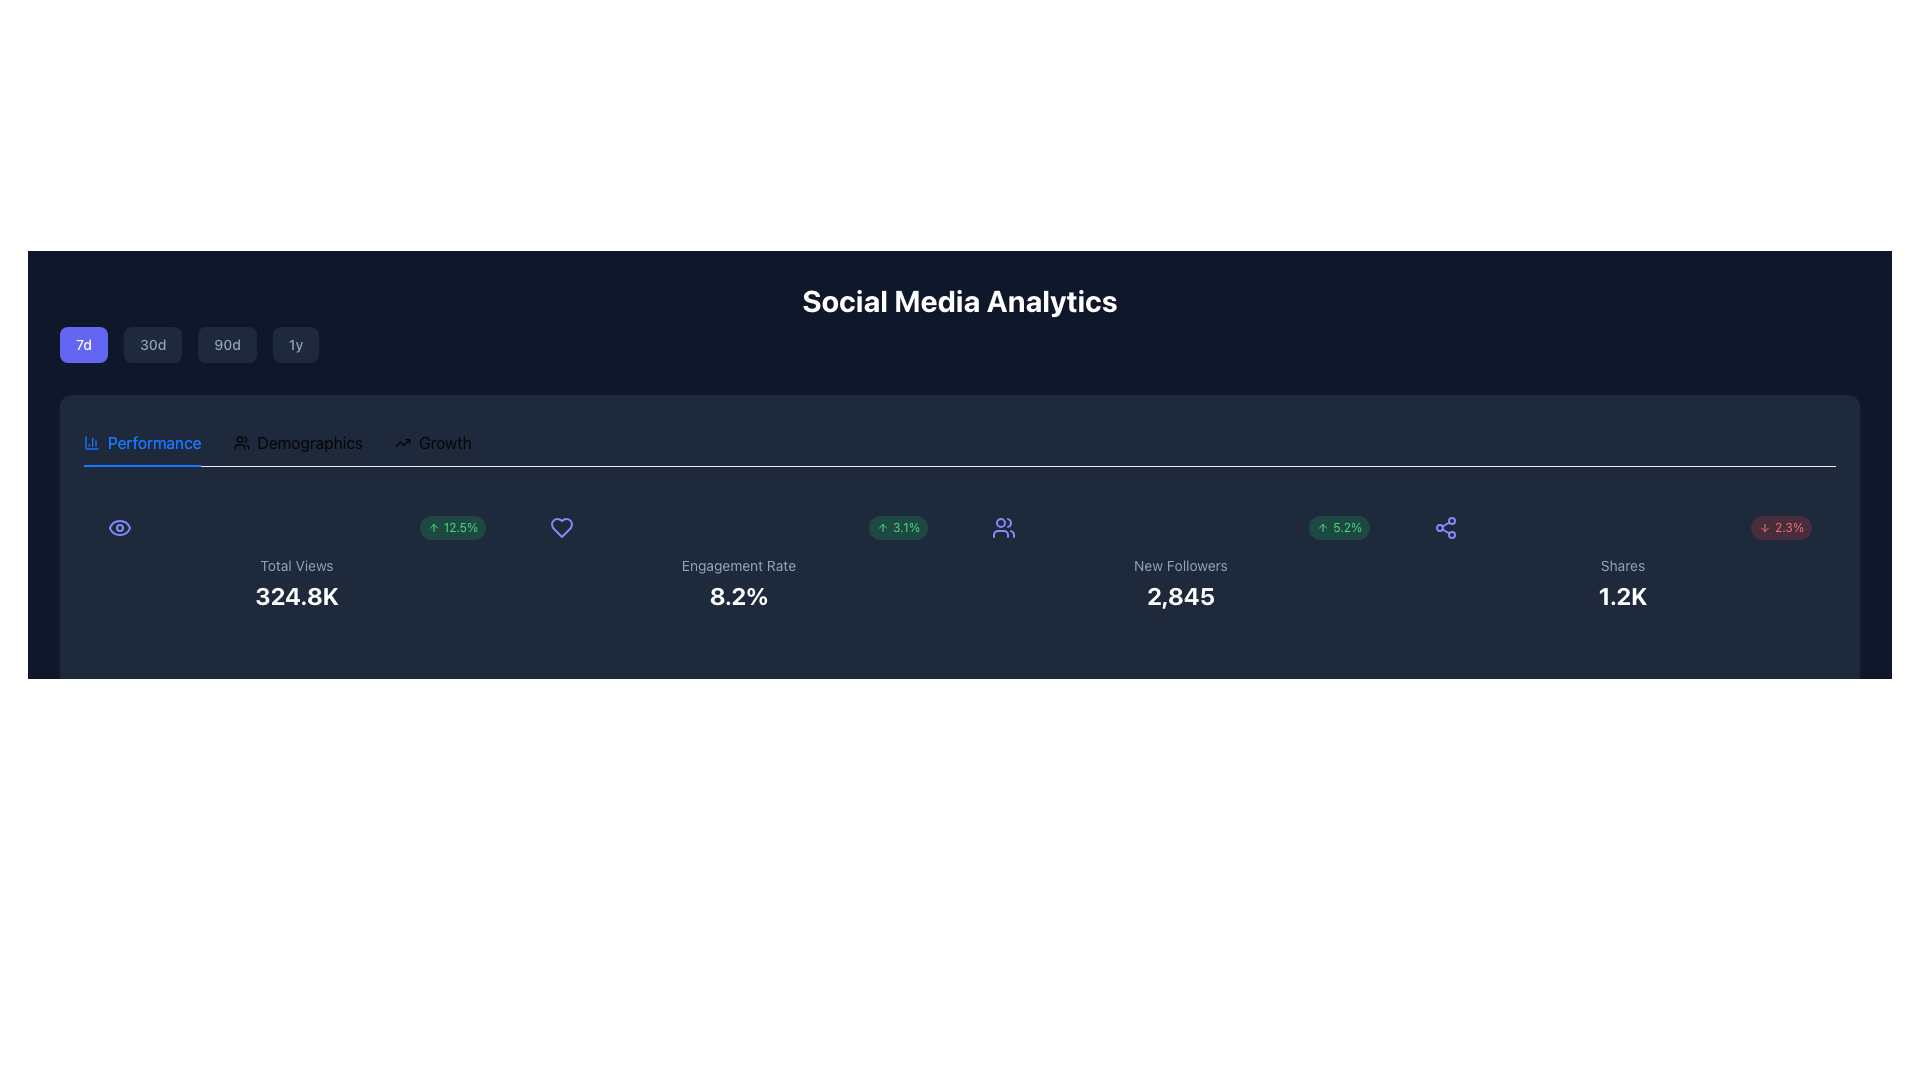 The image size is (1920, 1080). What do you see at coordinates (295, 343) in the screenshot?
I see `the '1y' button, which is the fourth button in a horizontal group of four buttons labeled '7d', '30d', '90d', and '1y', located near the top-left region of the interface, to change its appearance` at bounding box center [295, 343].